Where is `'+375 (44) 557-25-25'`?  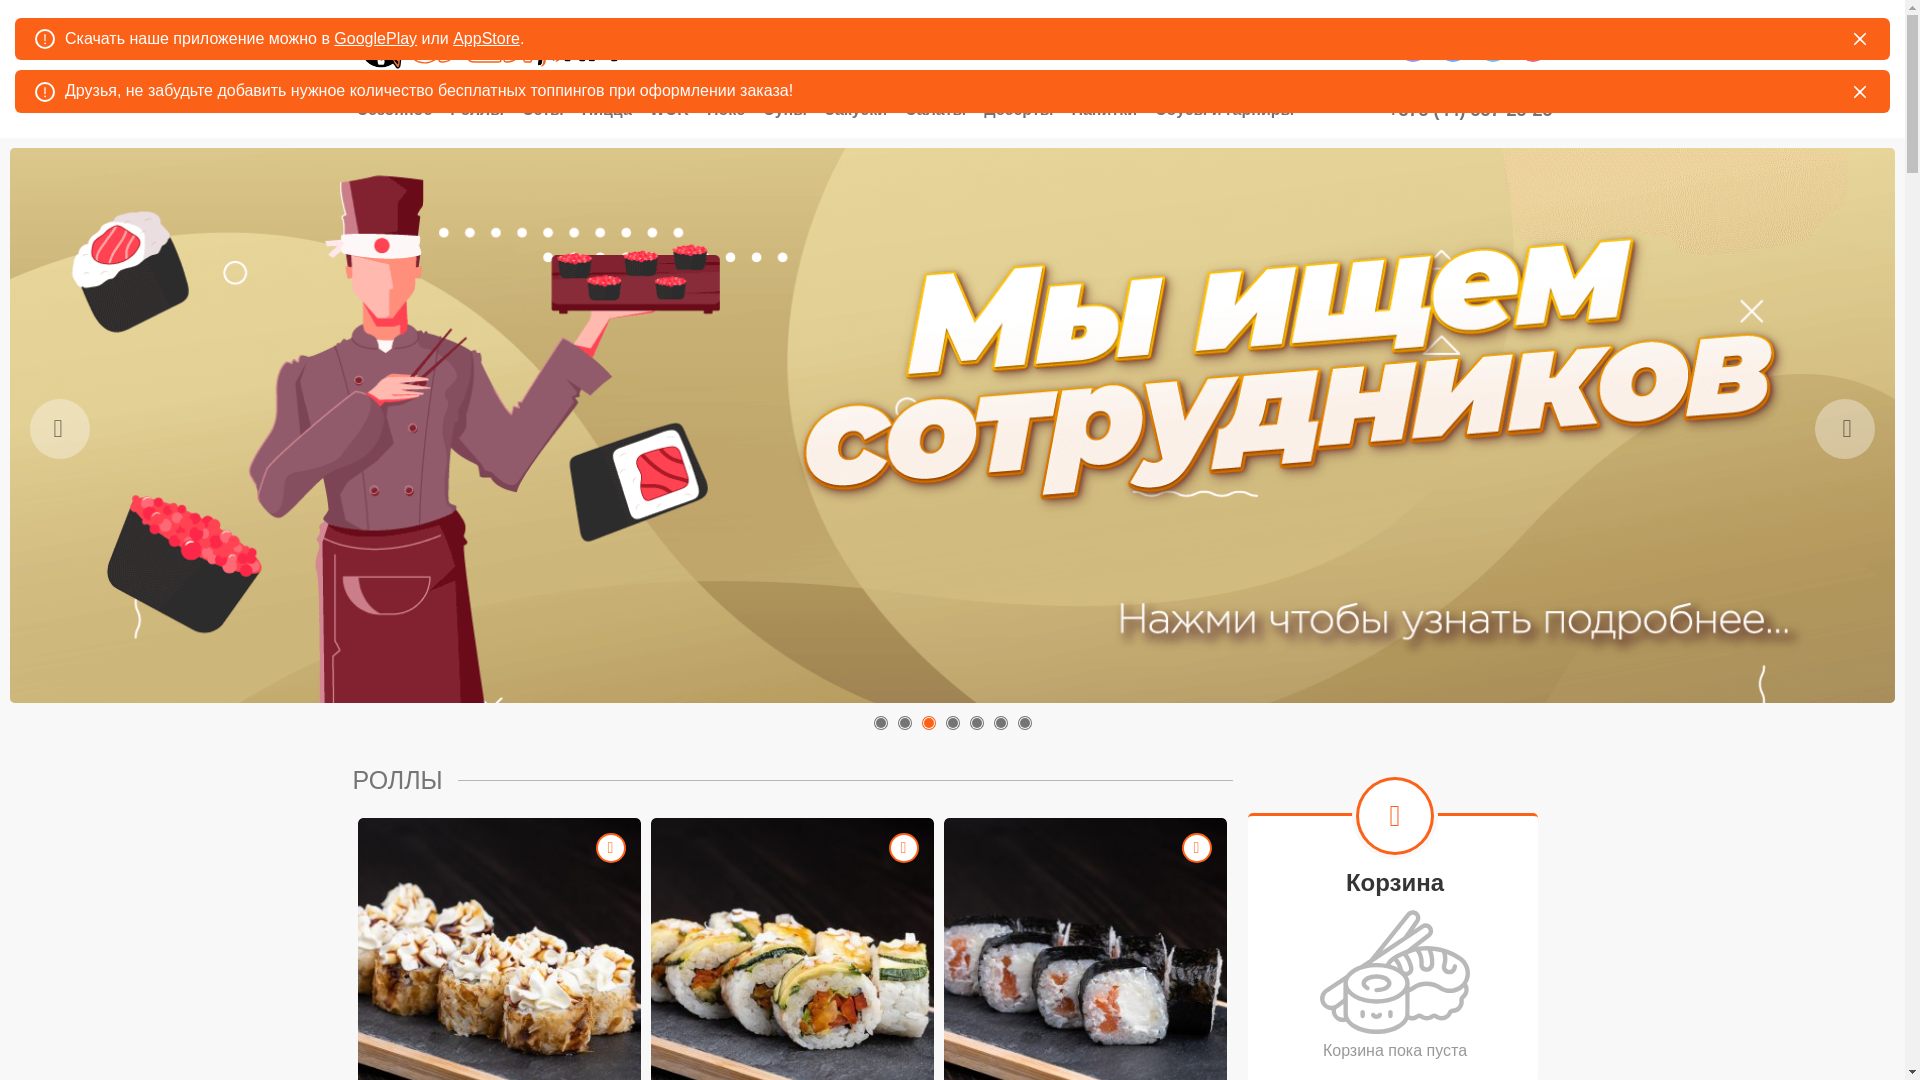
'+375 (44) 557-25-25' is located at coordinates (1470, 110).